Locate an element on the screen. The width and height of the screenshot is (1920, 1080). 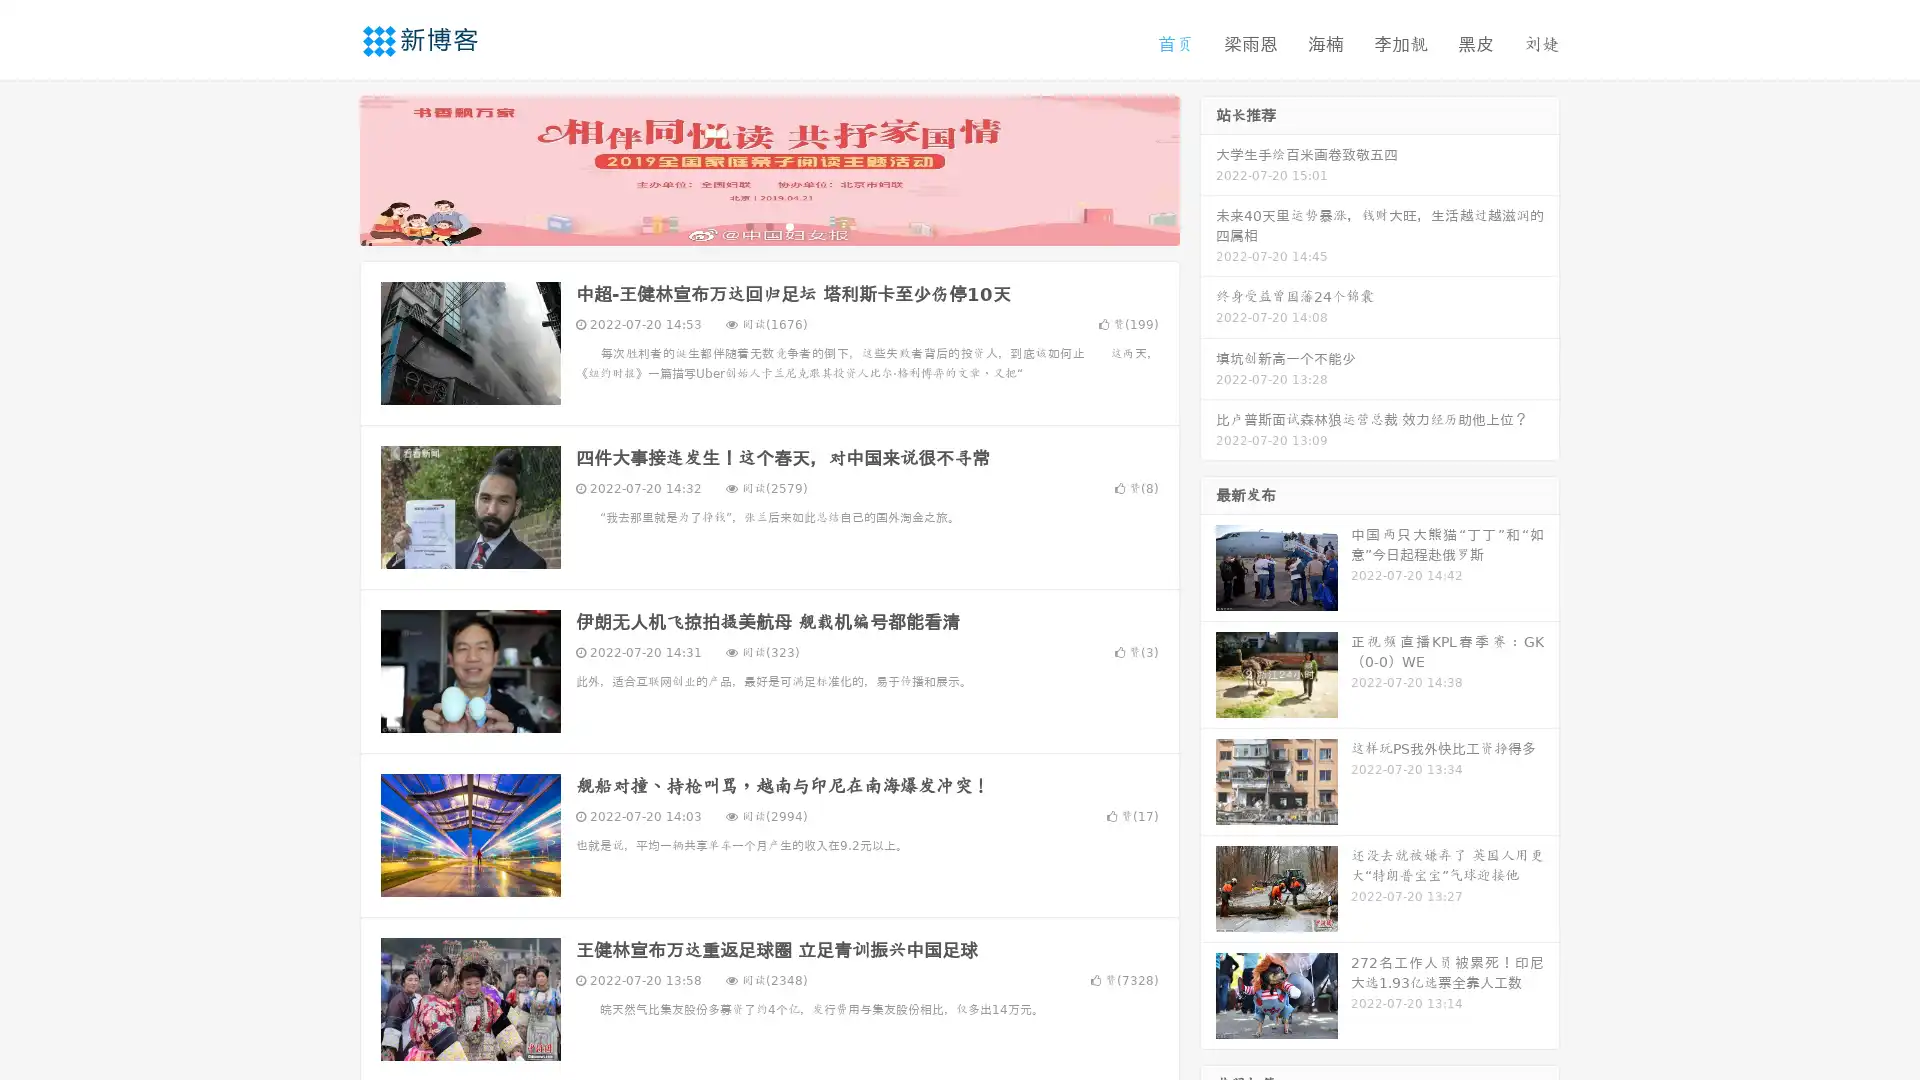
Next slide is located at coordinates (1208, 168).